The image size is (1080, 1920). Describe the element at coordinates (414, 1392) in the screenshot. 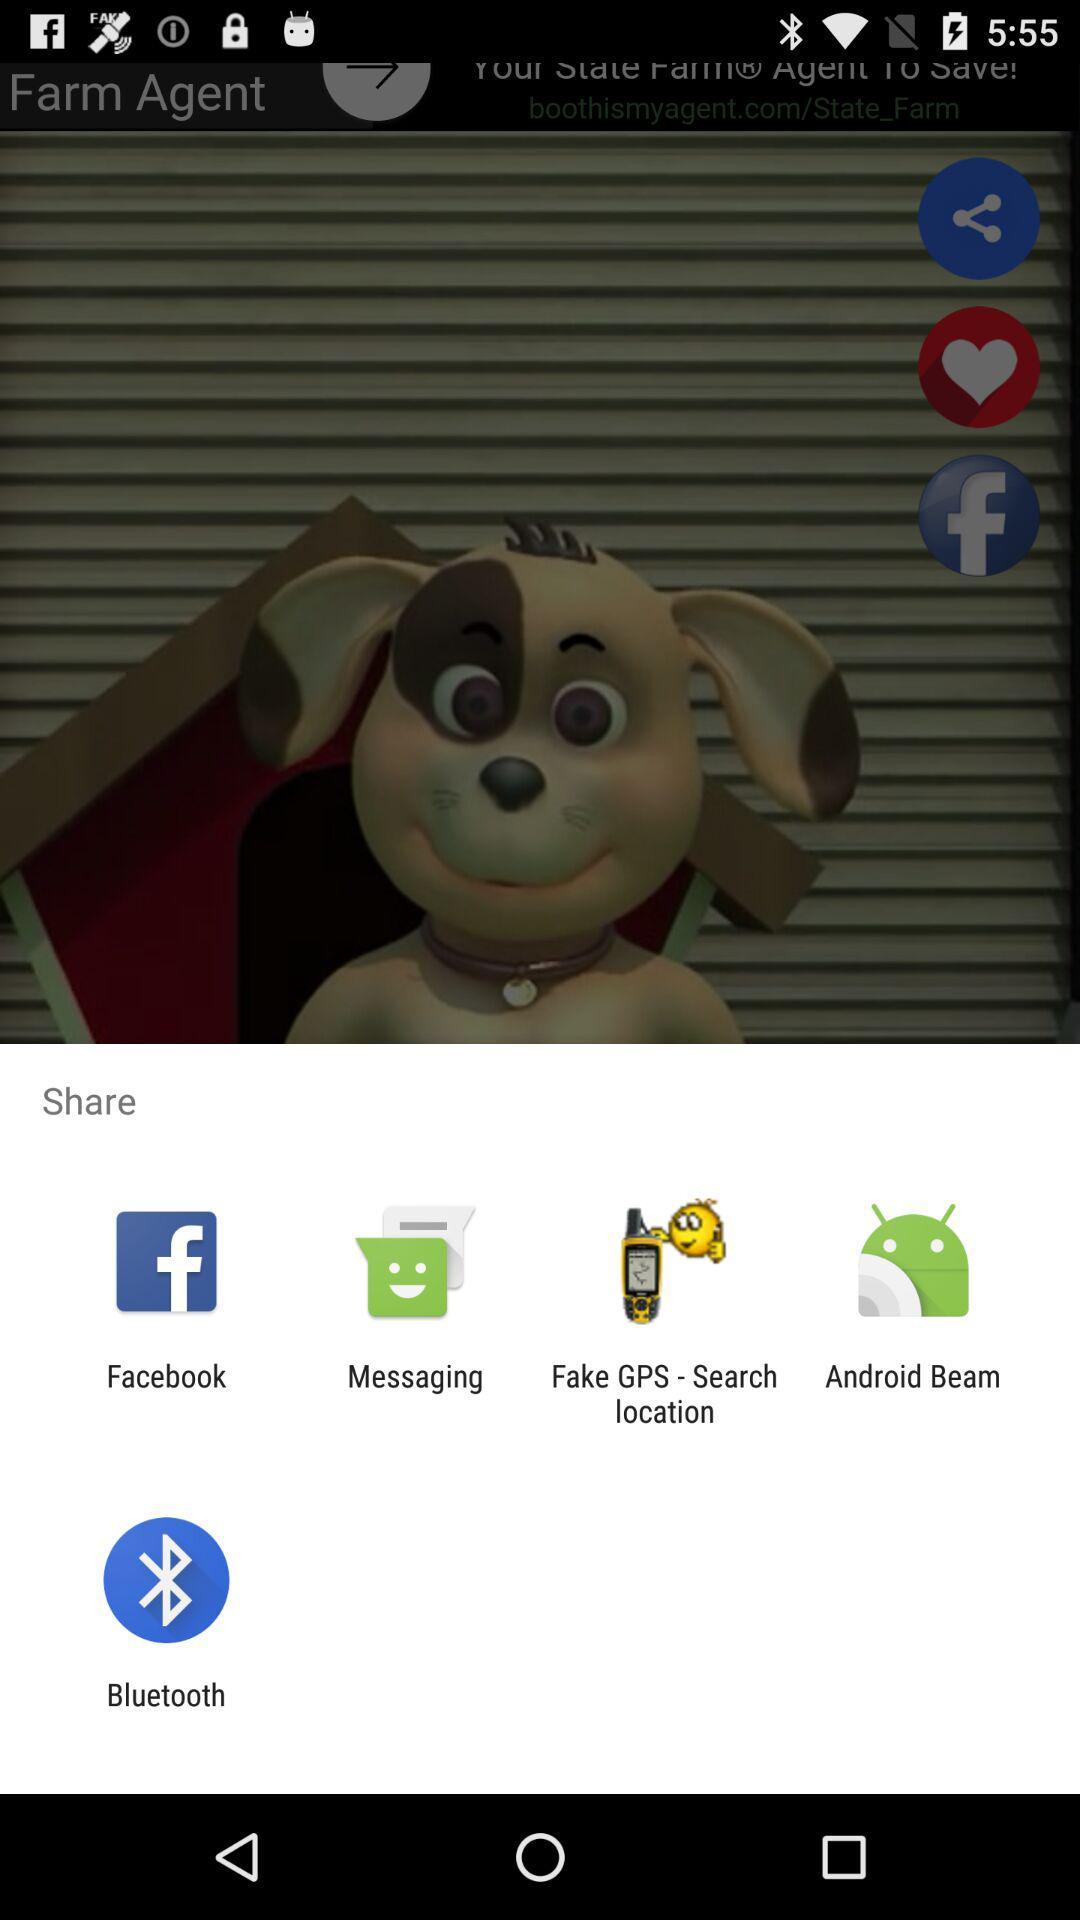

I see `the messaging item` at that location.